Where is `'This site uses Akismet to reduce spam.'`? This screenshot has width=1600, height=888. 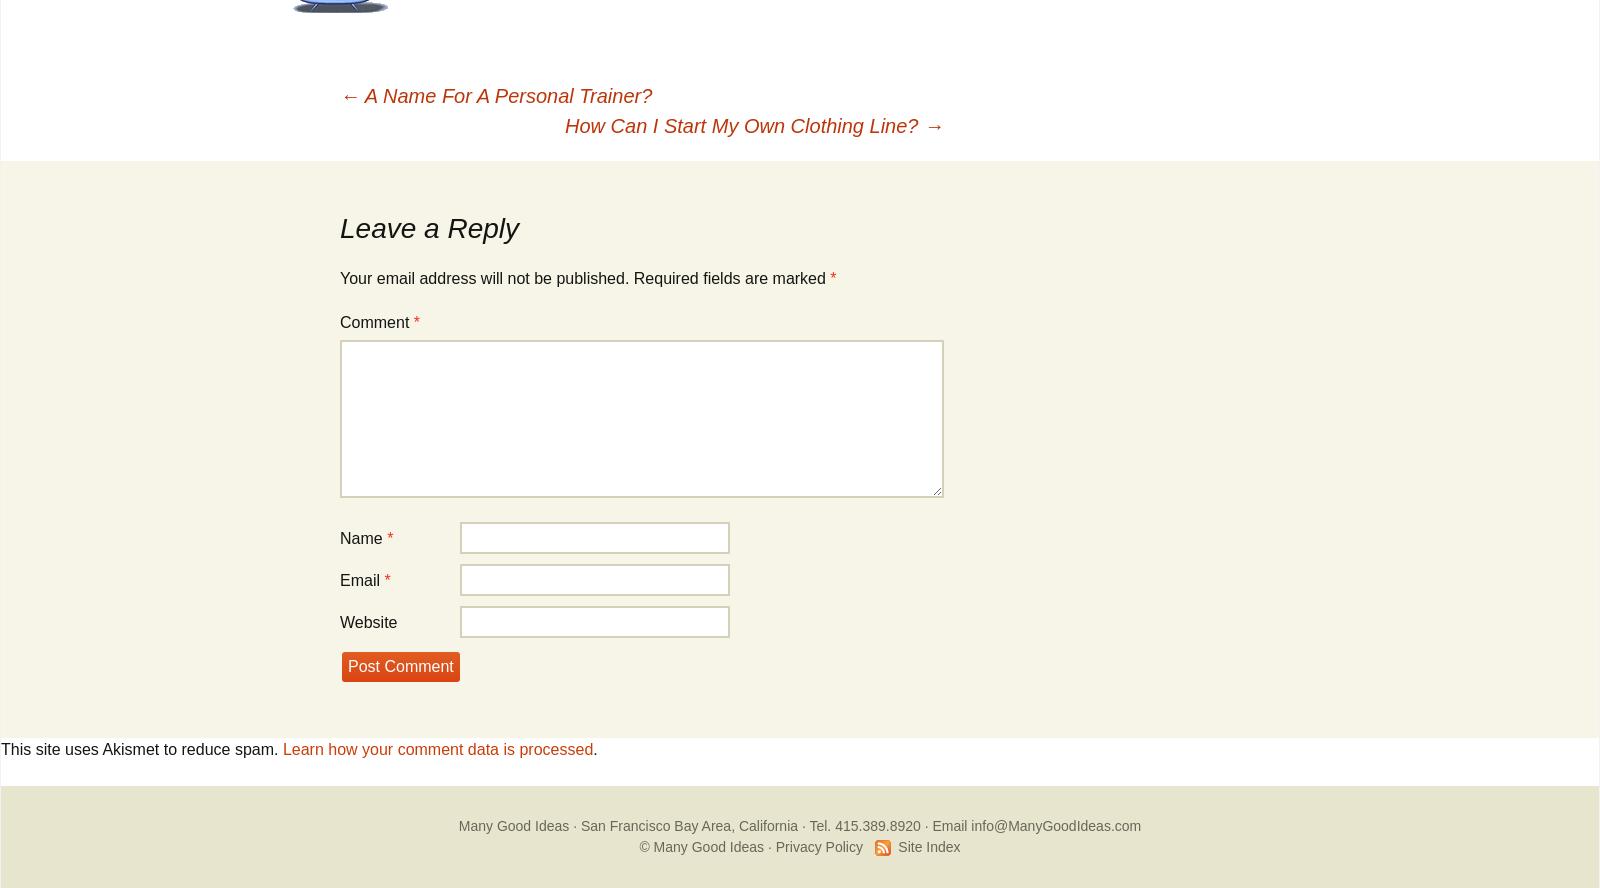 'This site uses Akismet to reduce spam.' is located at coordinates (140, 748).